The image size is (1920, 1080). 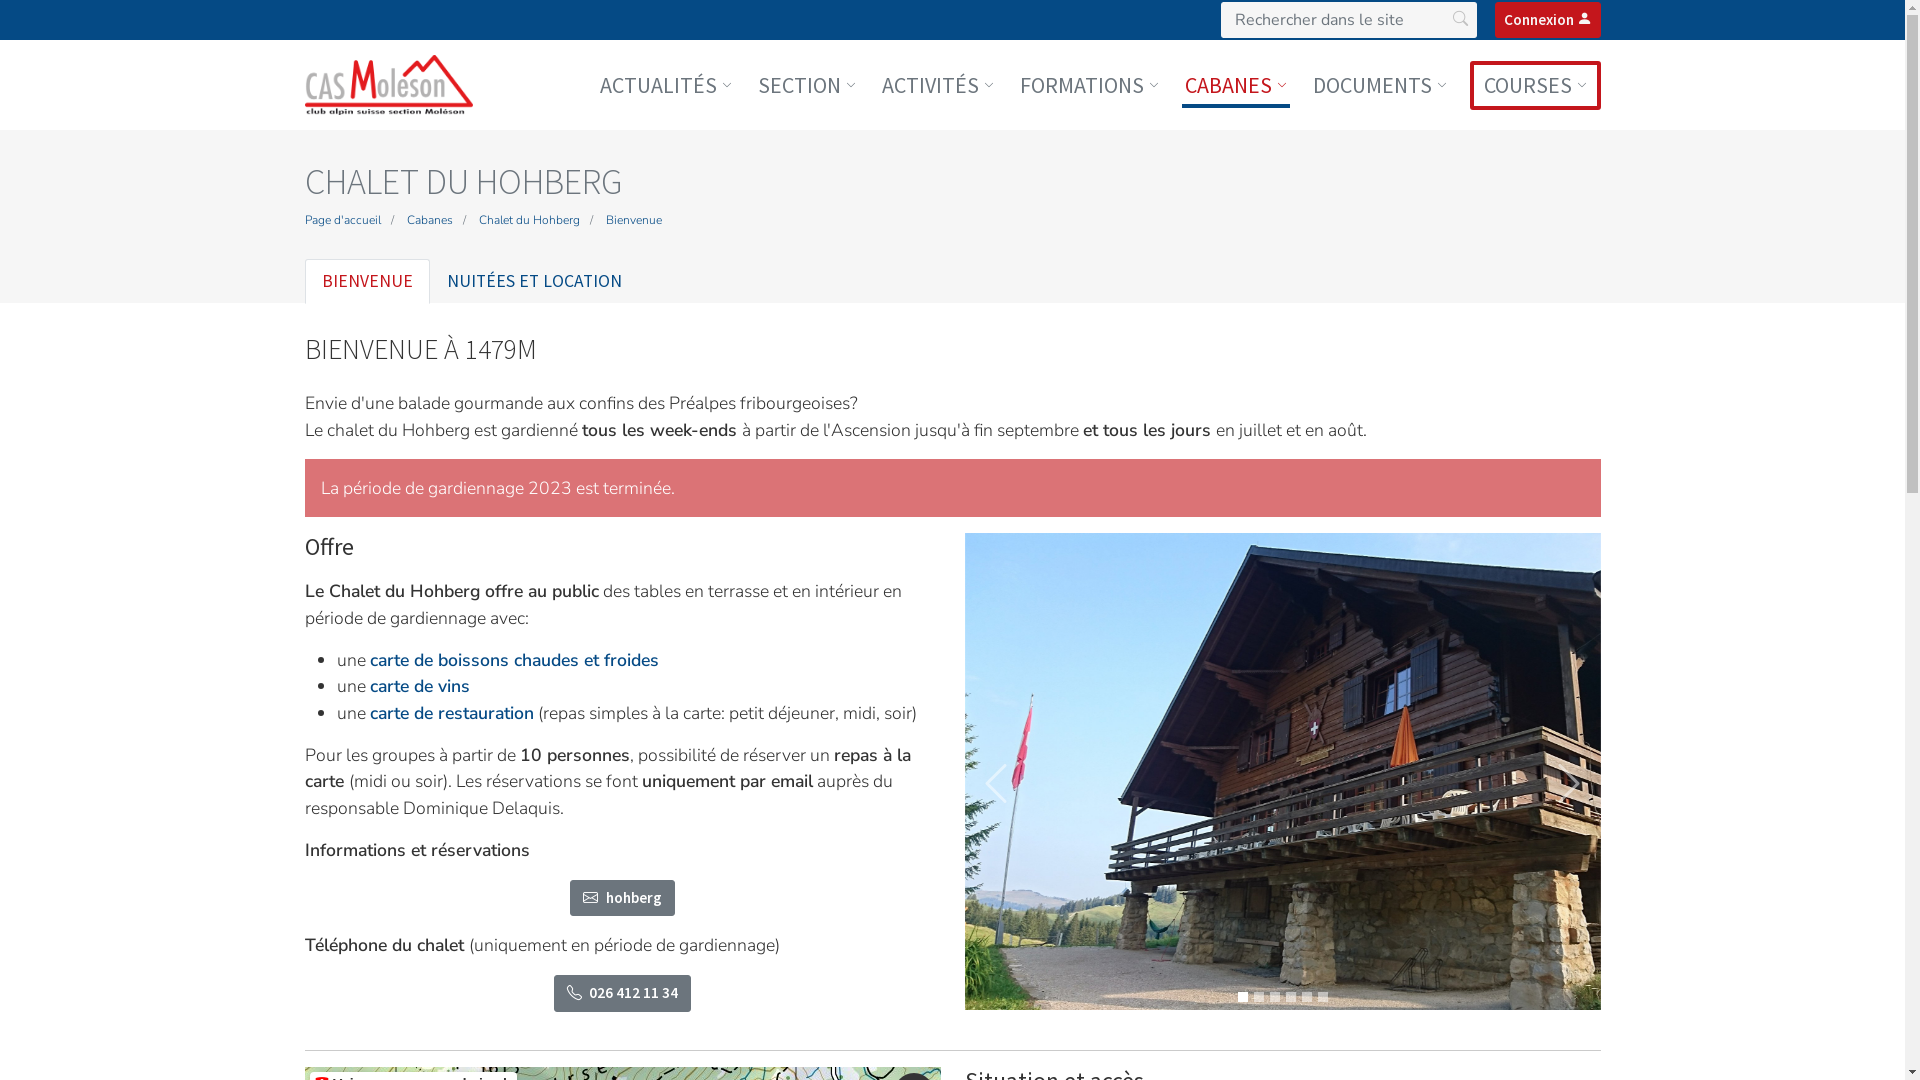 What do you see at coordinates (369, 685) in the screenshot?
I see `'carte de vins'` at bounding box center [369, 685].